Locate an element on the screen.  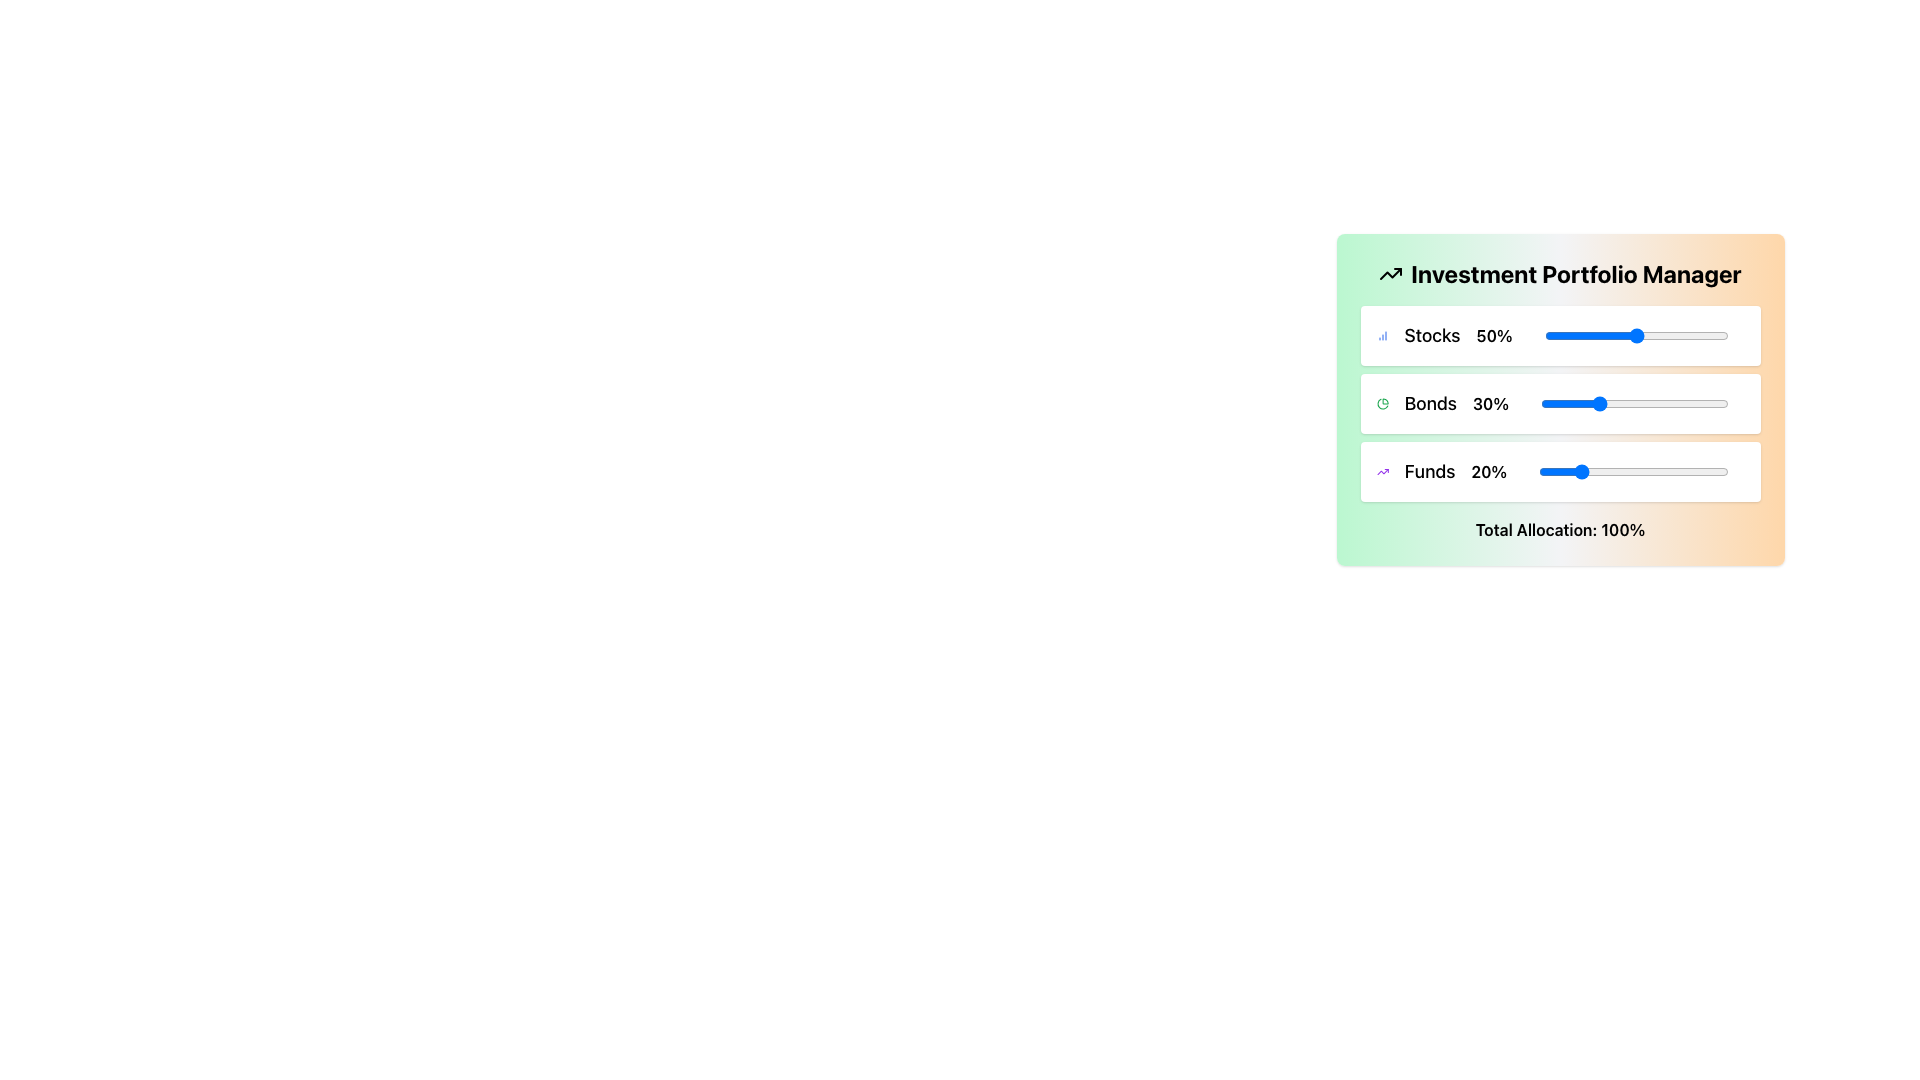
the 'Funds' allocation is located at coordinates (1648, 471).